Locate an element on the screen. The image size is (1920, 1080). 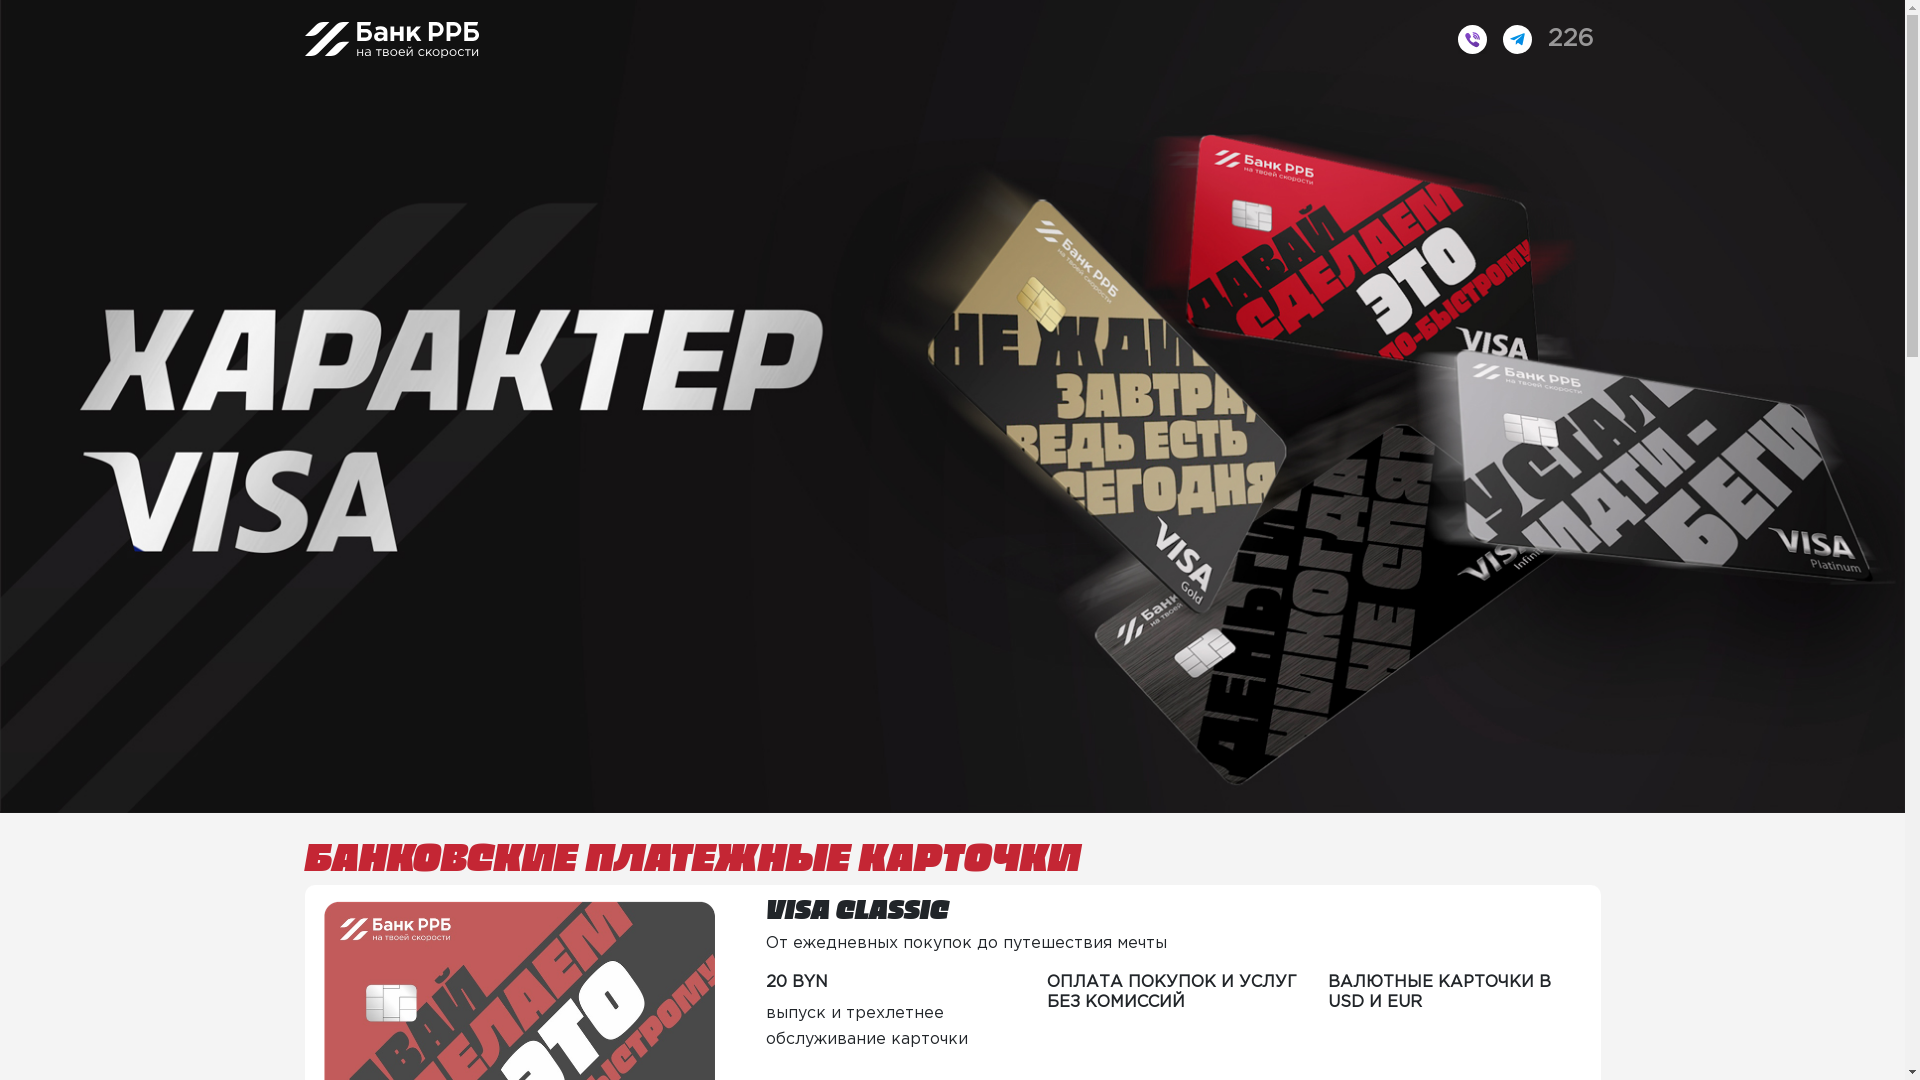
'226' is located at coordinates (1539, 39).